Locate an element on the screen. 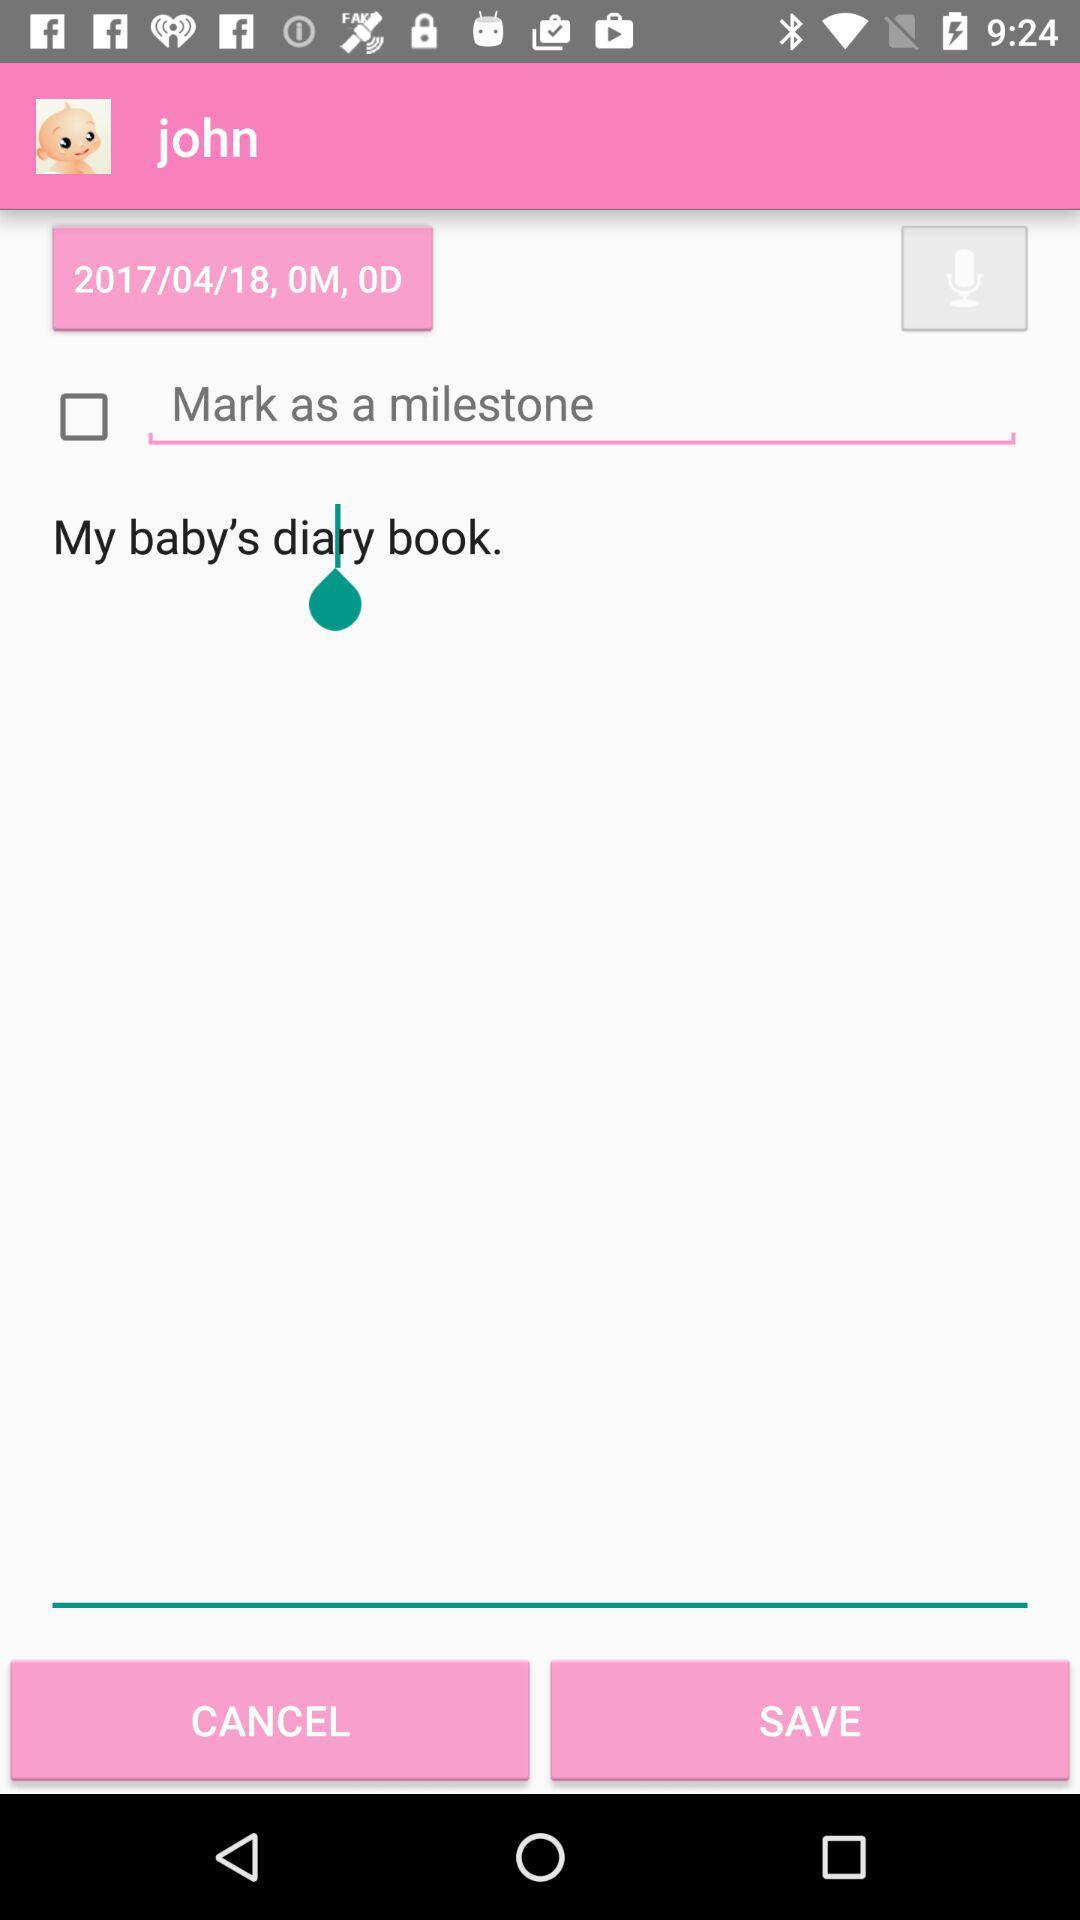 This screenshot has width=1080, height=1920. the item above 2017 04 18 is located at coordinates (72, 135).